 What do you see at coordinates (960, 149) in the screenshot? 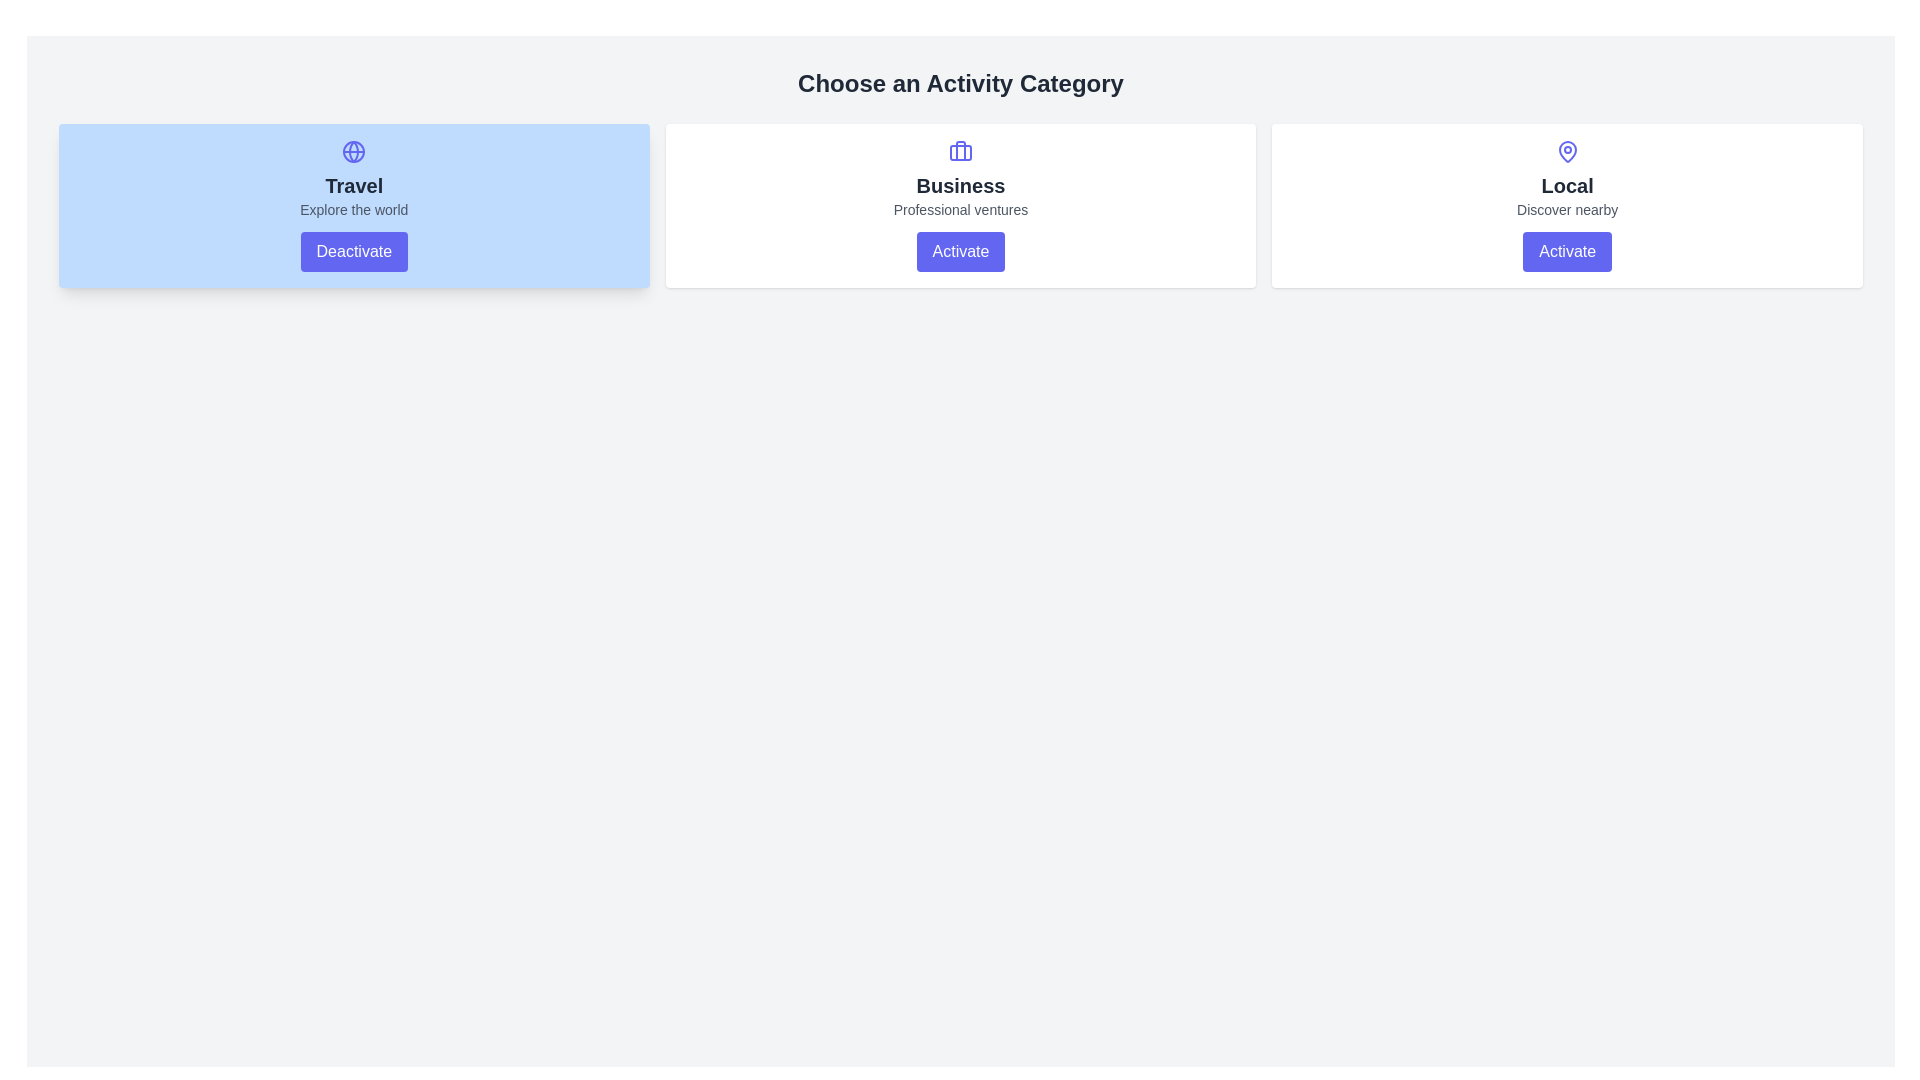
I see `the decorative briefcase icon above the 'Business' category text, which is located on the second card from the left in the 'Choose an Activity Category' section` at bounding box center [960, 149].